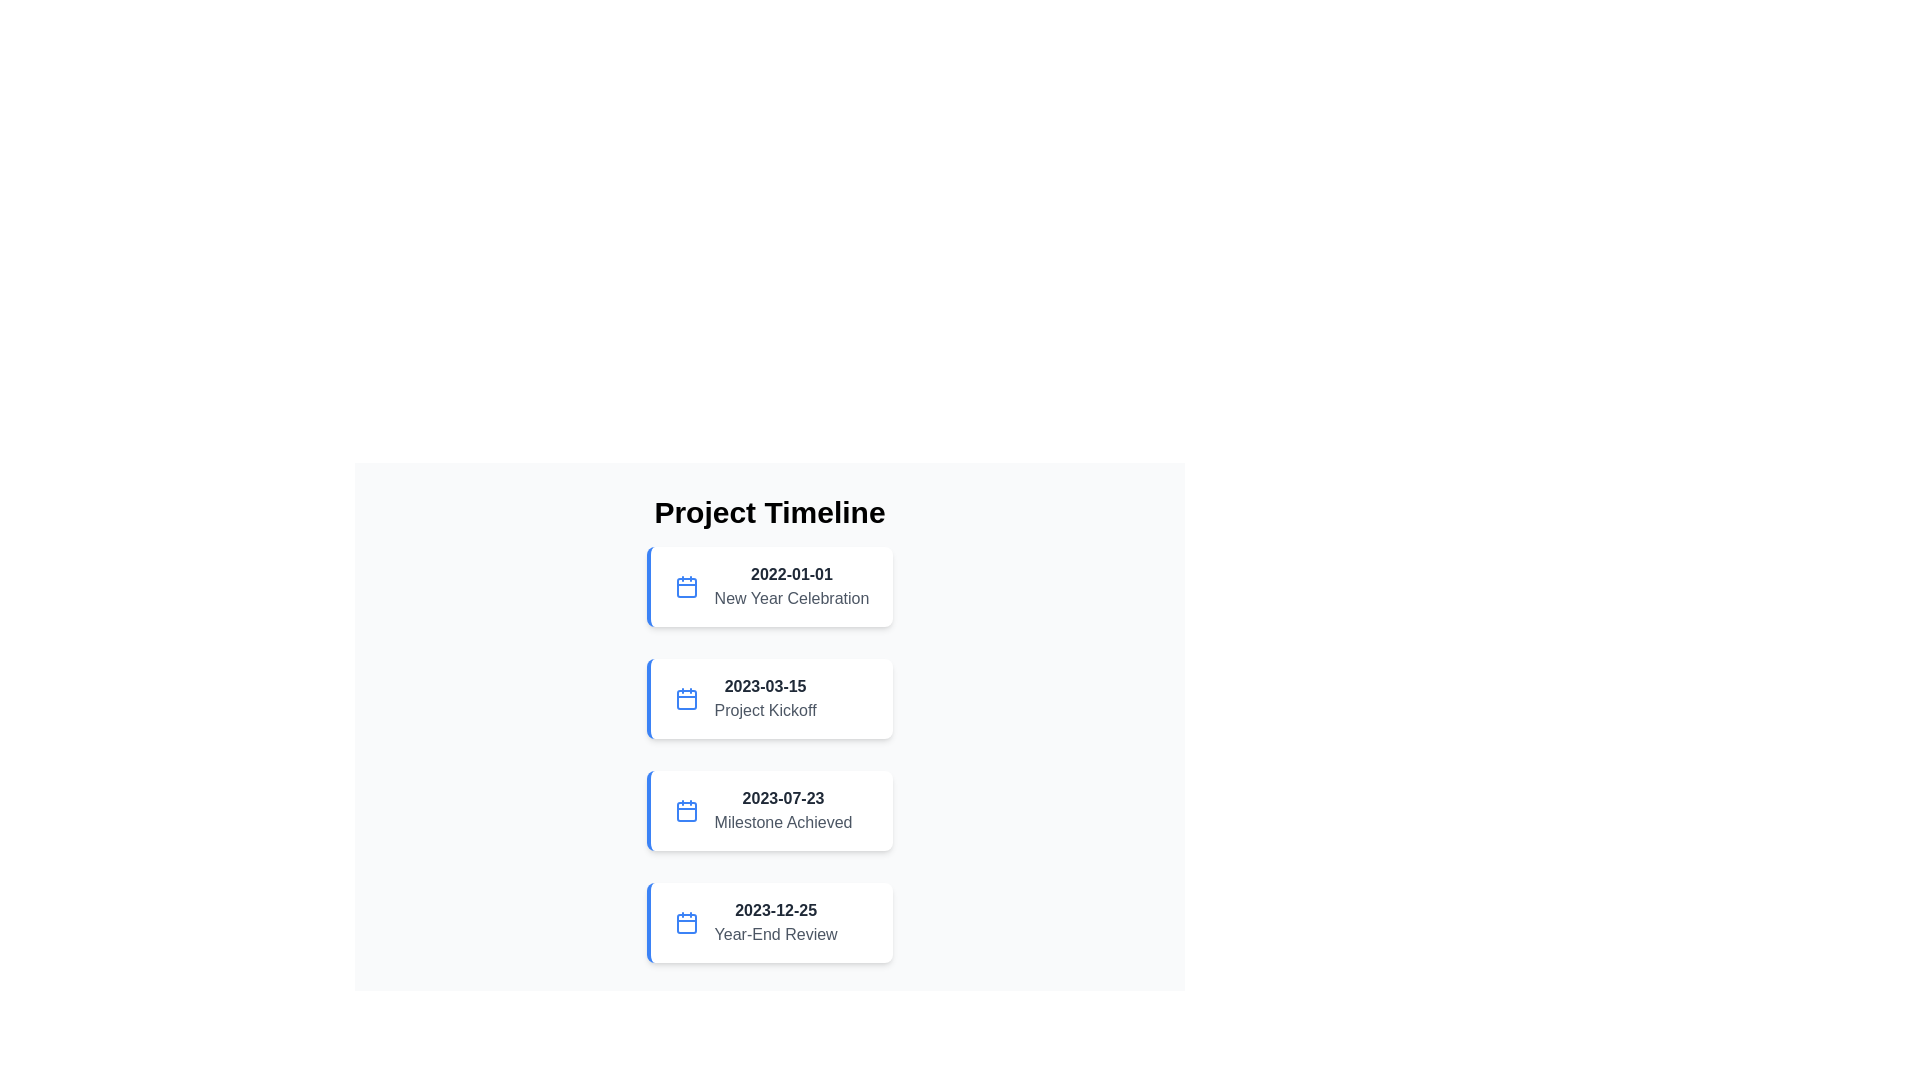  Describe the element at coordinates (775, 910) in the screenshot. I see `the Text Display showing the date '2023-12-25'` at that location.